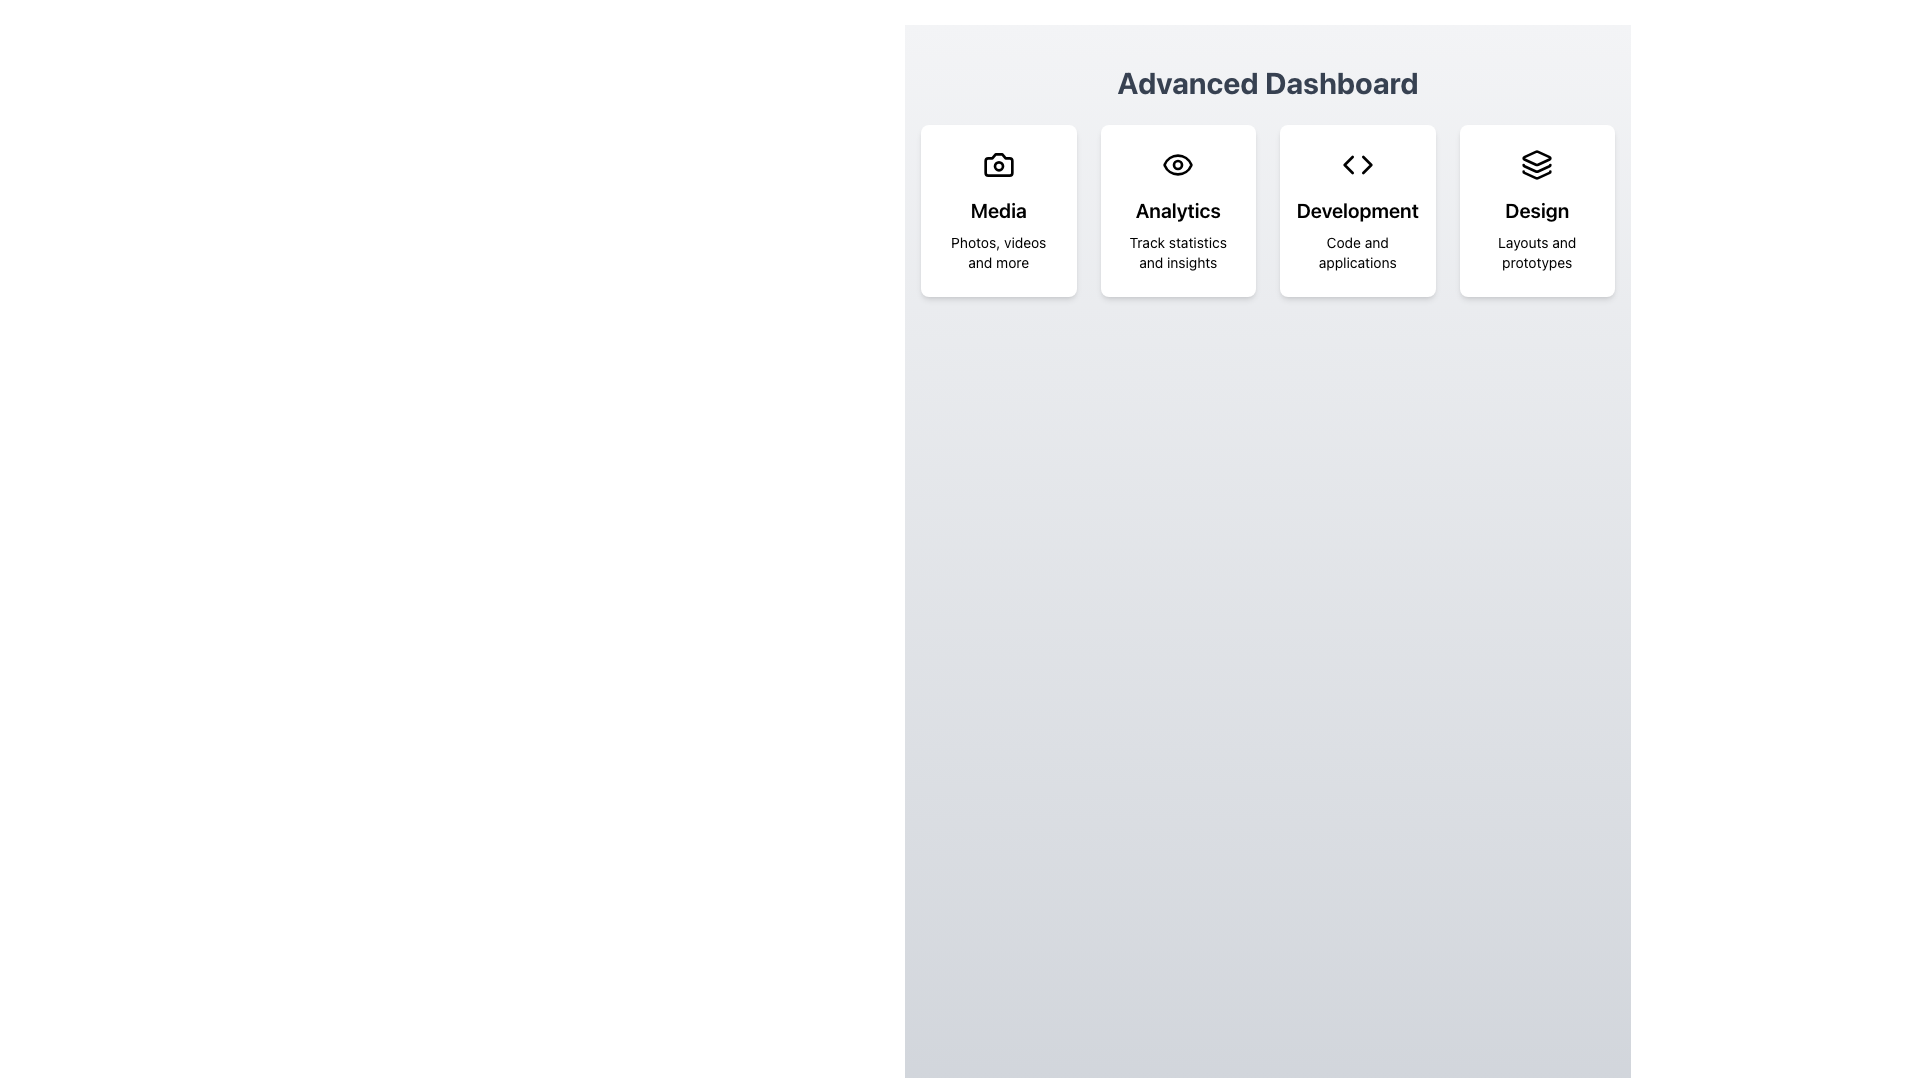 This screenshot has width=1920, height=1080. Describe the element at coordinates (998, 211) in the screenshot. I see `the Dashboard Card located at the top-left corner of the grid` at that location.